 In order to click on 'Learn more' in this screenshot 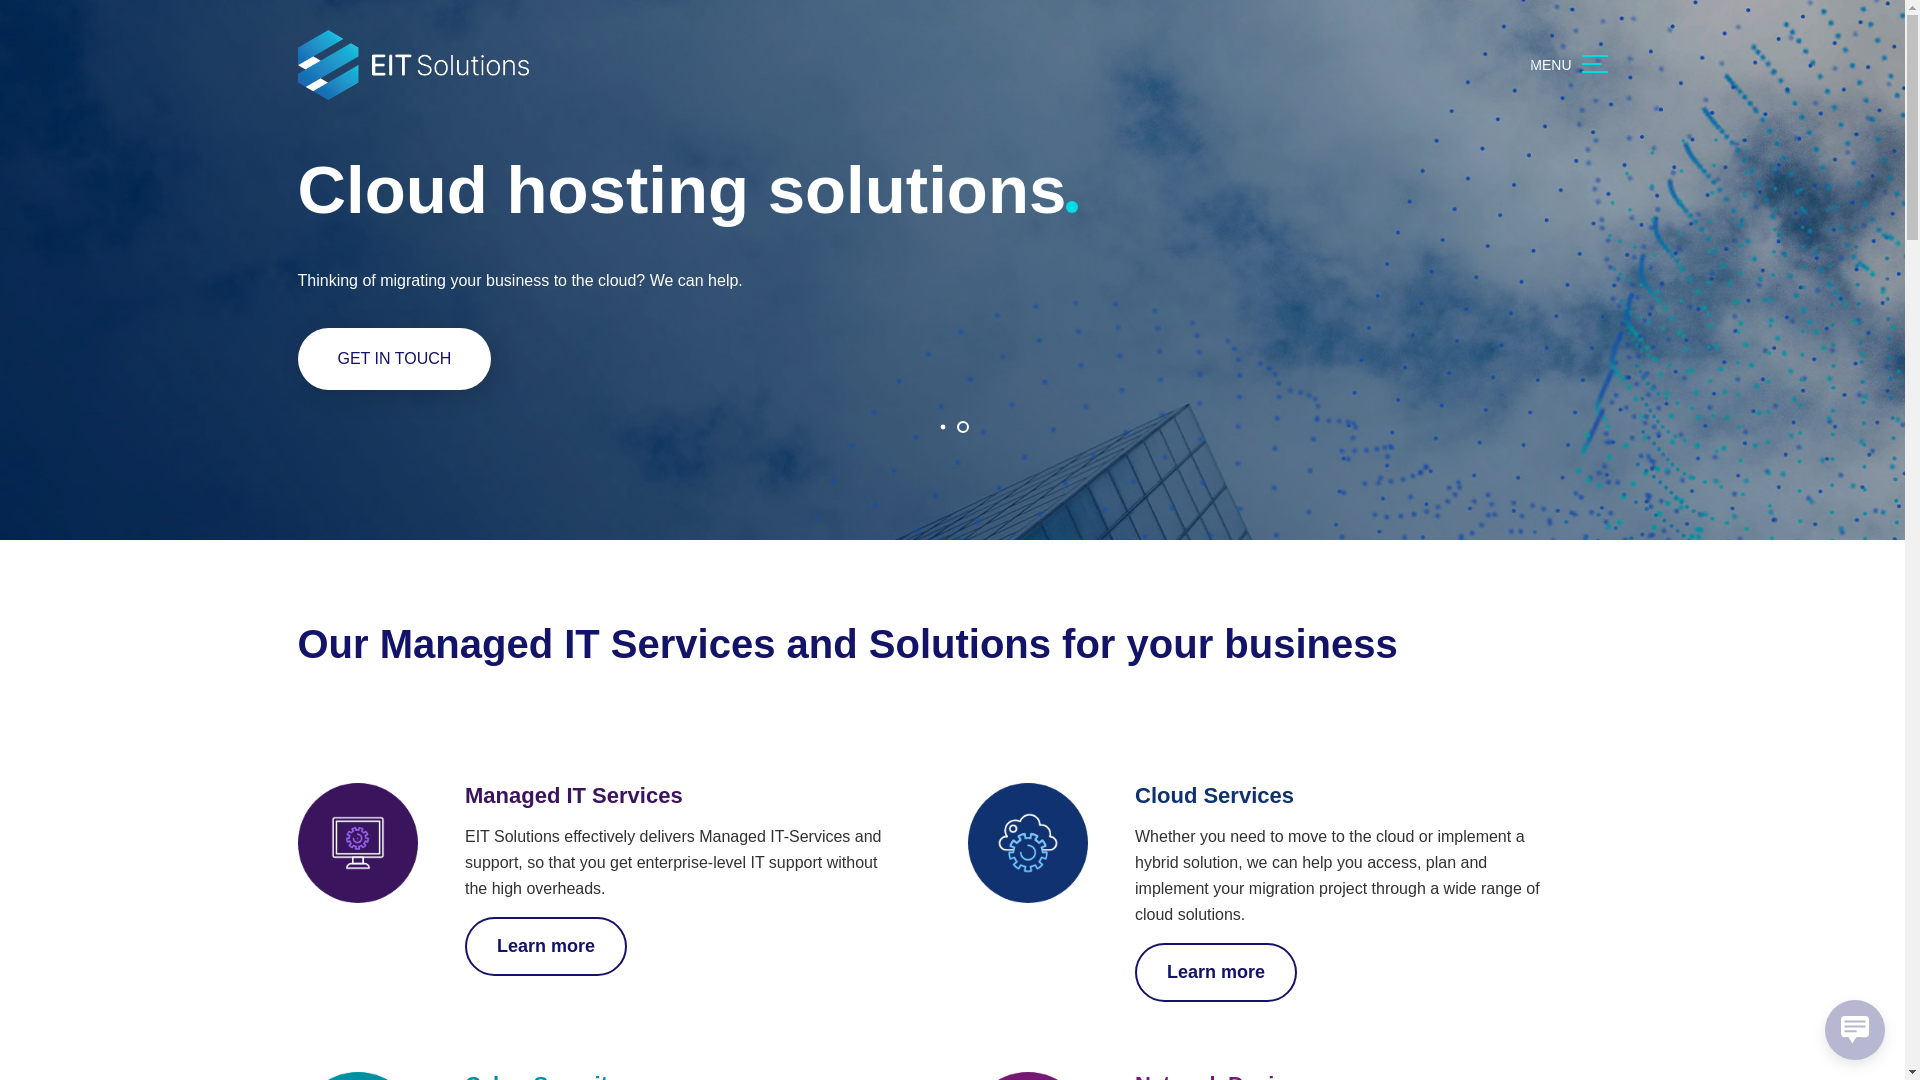, I will do `click(1214, 971)`.